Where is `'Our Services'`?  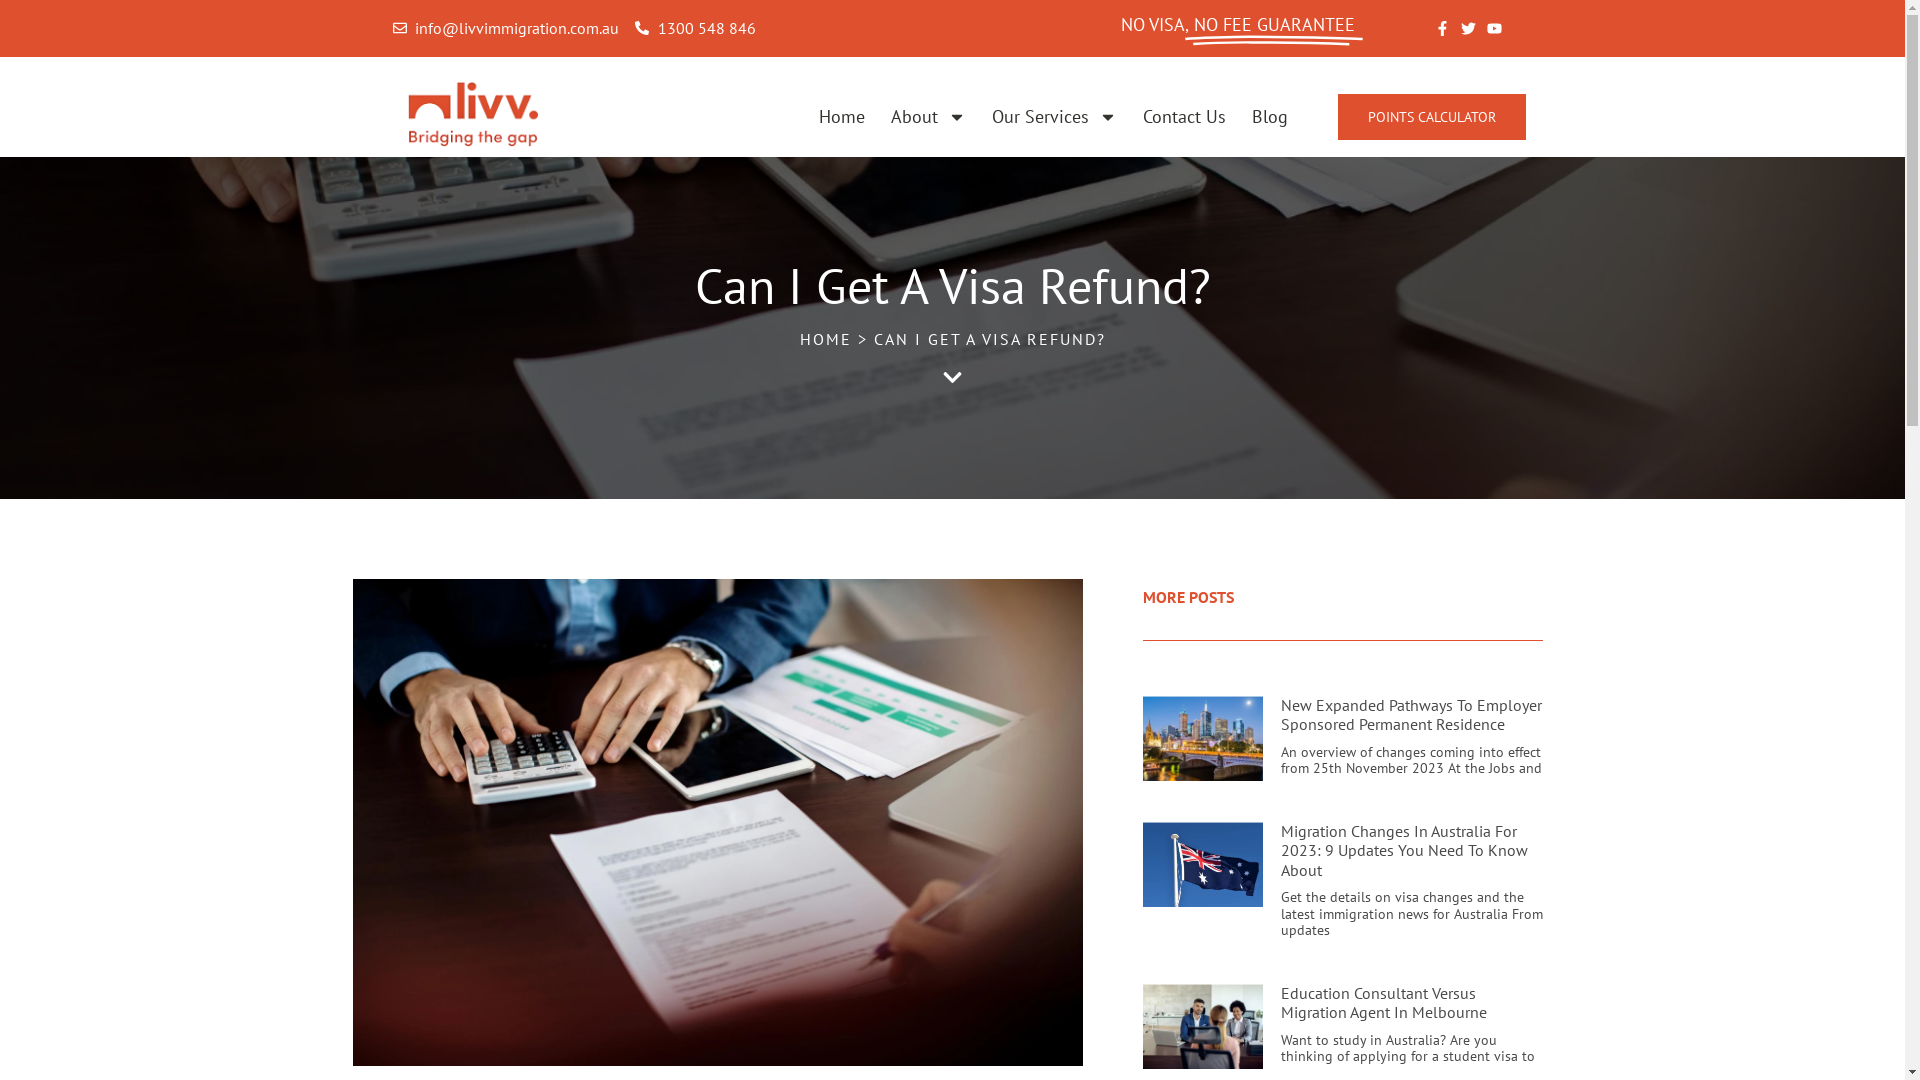 'Our Services' is located at coordinates (1053, 117).